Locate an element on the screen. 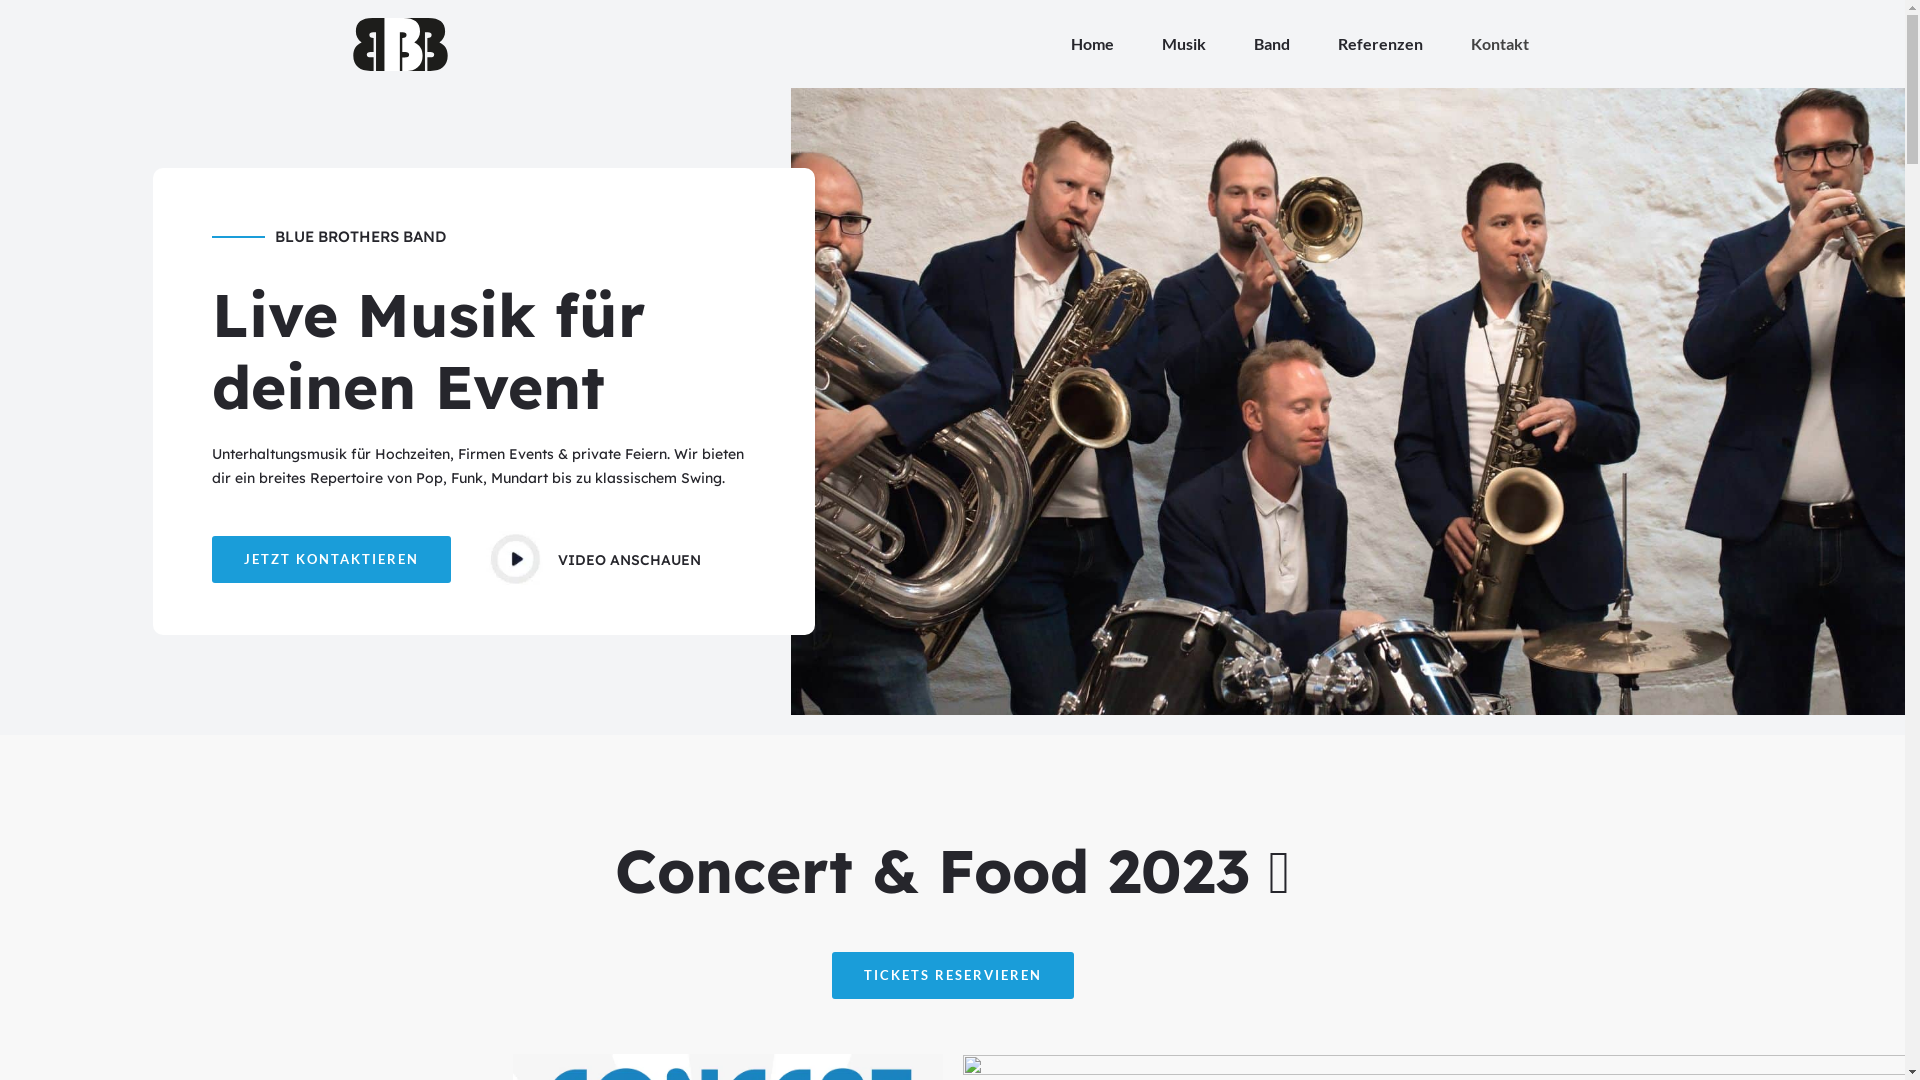  'TICKETS RESERVIEREN' is located at coordinates (952, 974).